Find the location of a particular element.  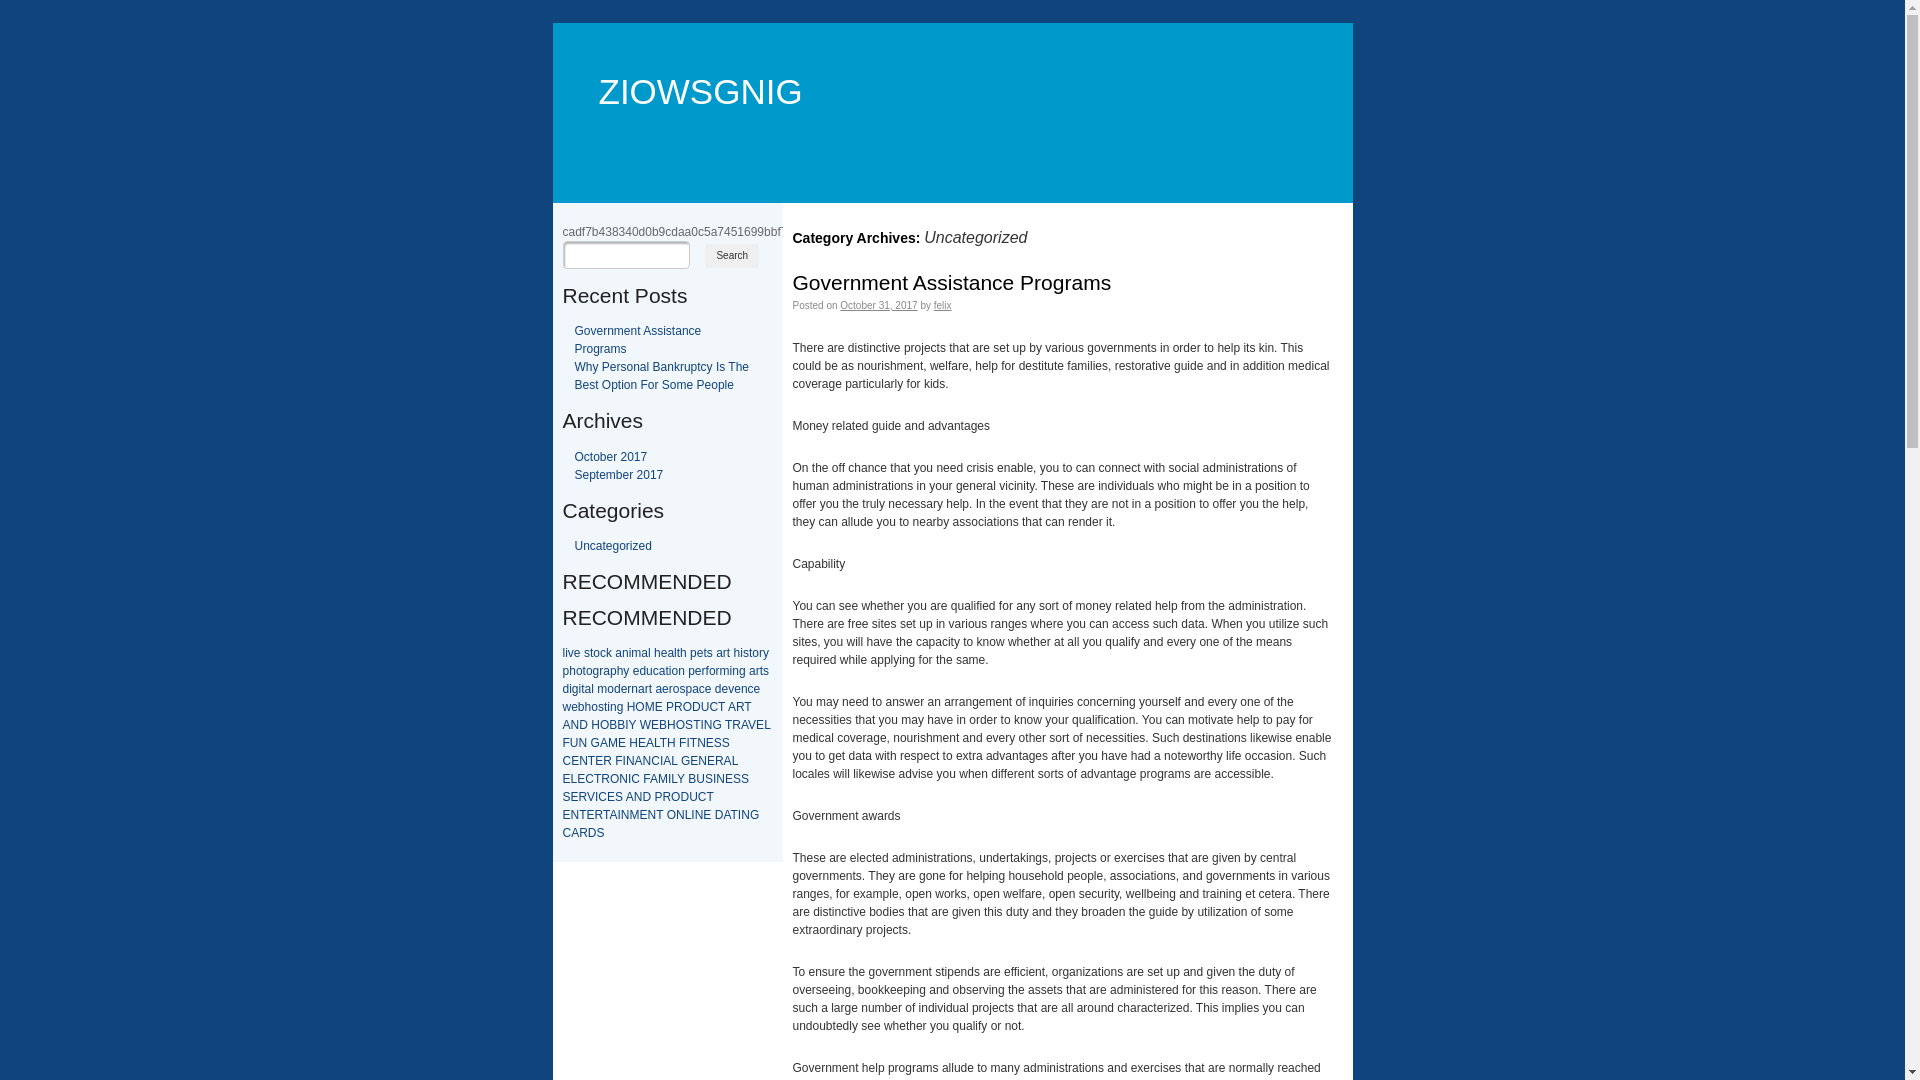

'B' is located at coordinates (691, 778).